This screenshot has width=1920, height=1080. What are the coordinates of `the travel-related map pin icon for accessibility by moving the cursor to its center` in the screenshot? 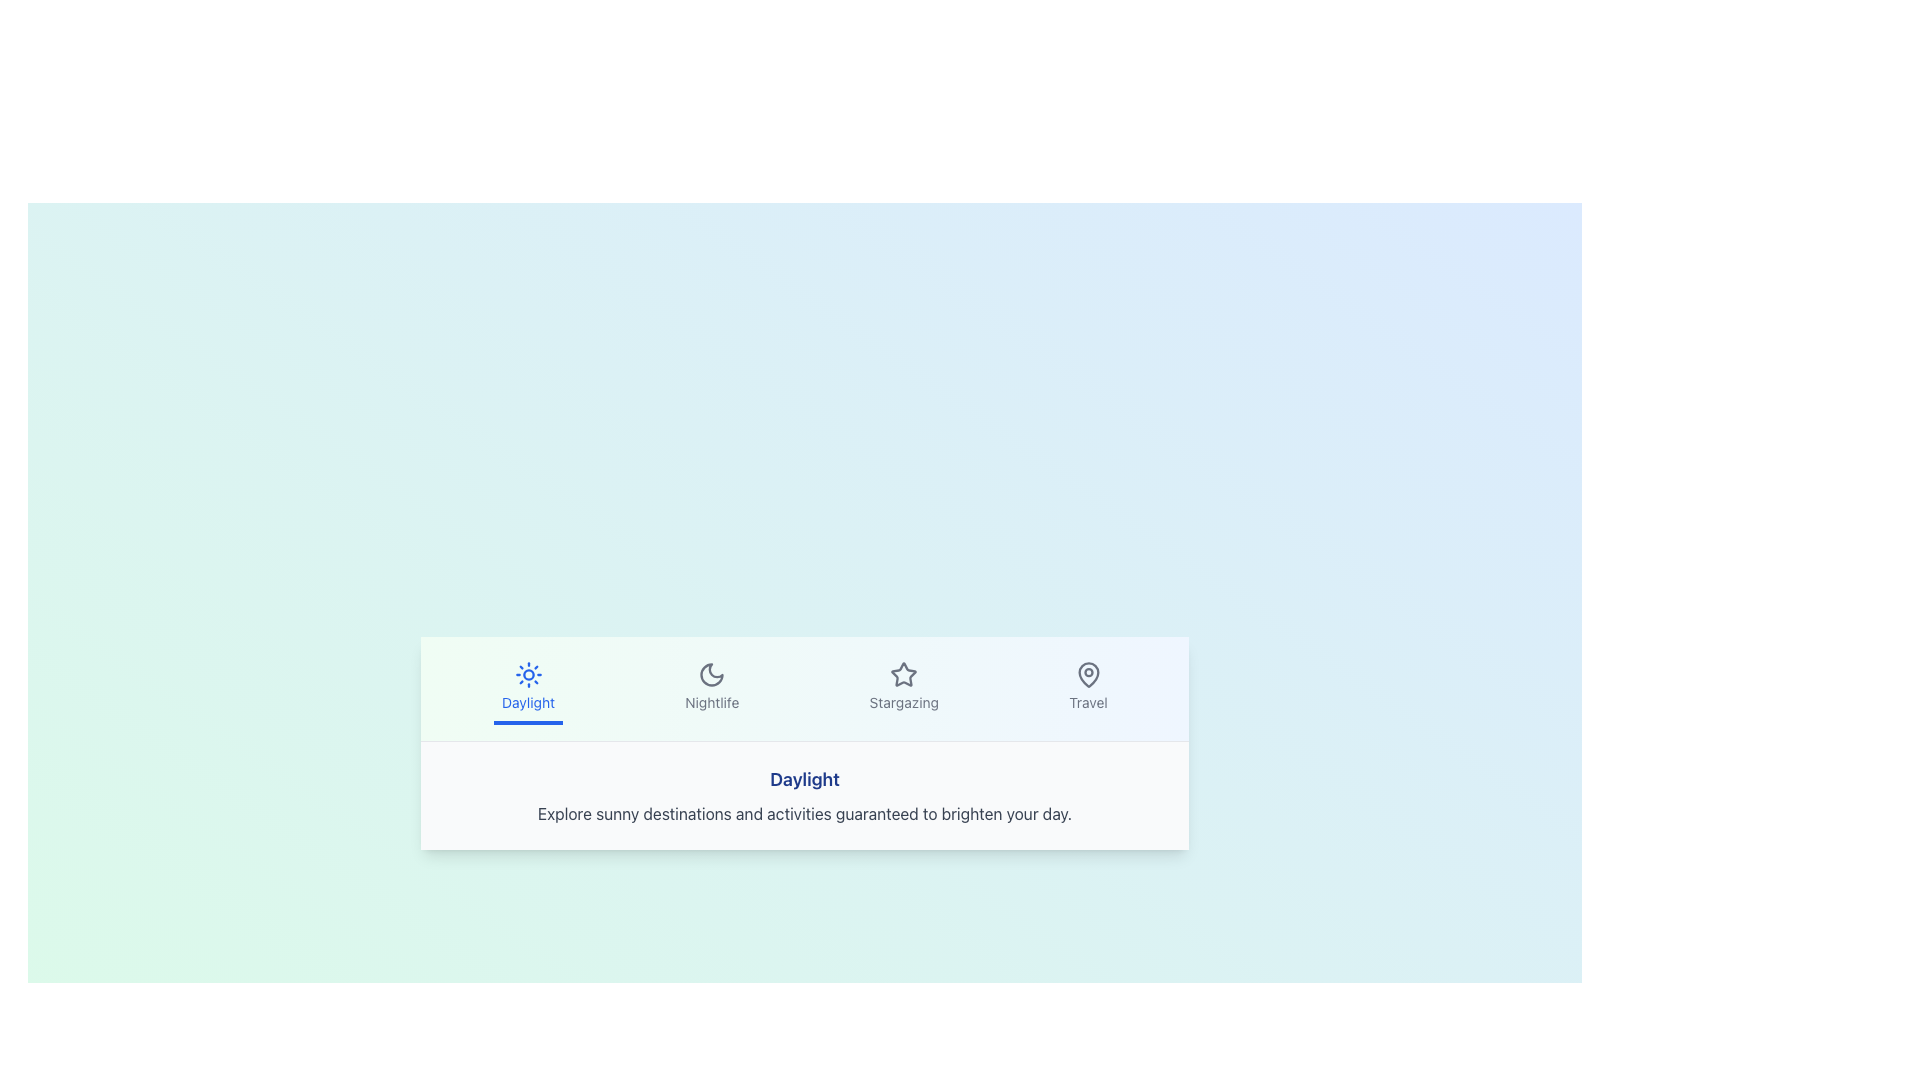 It's located at (1087, 674).